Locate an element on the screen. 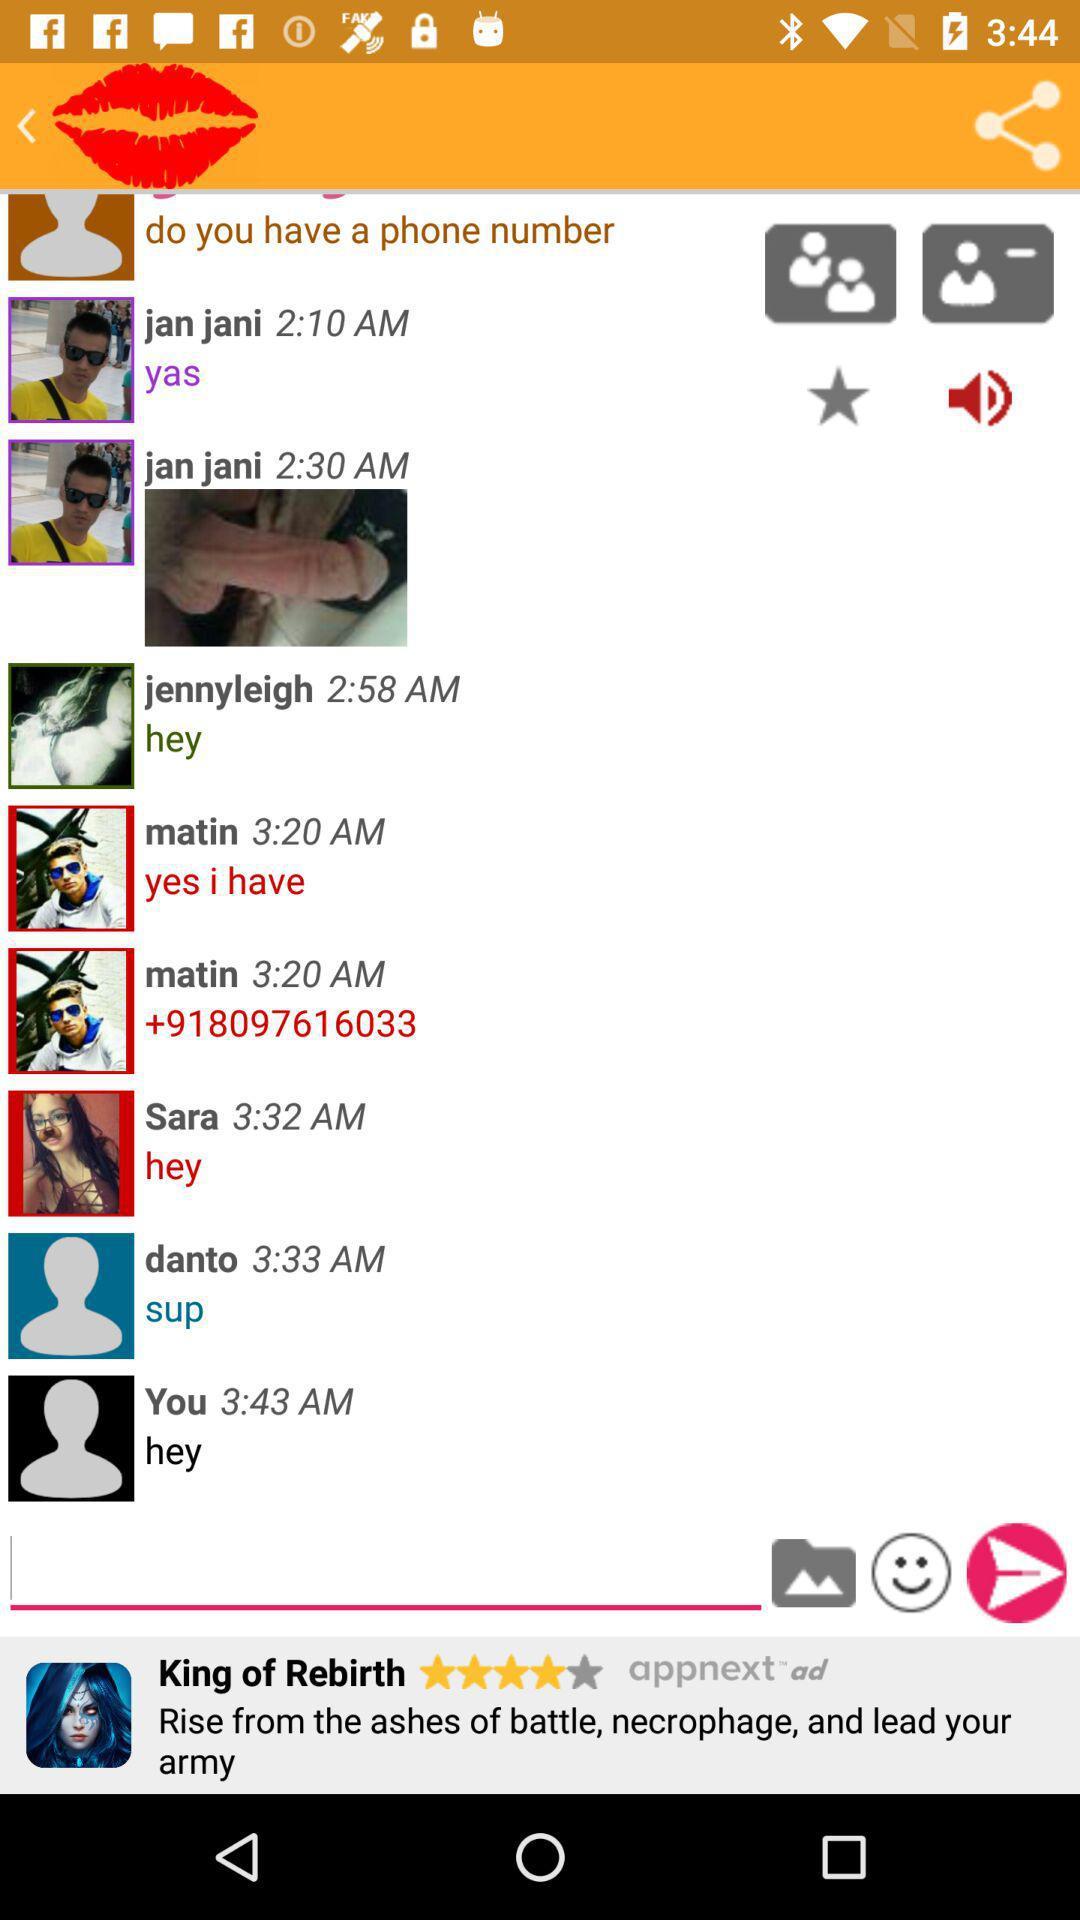  favorite is located at coordinates (838, 396).